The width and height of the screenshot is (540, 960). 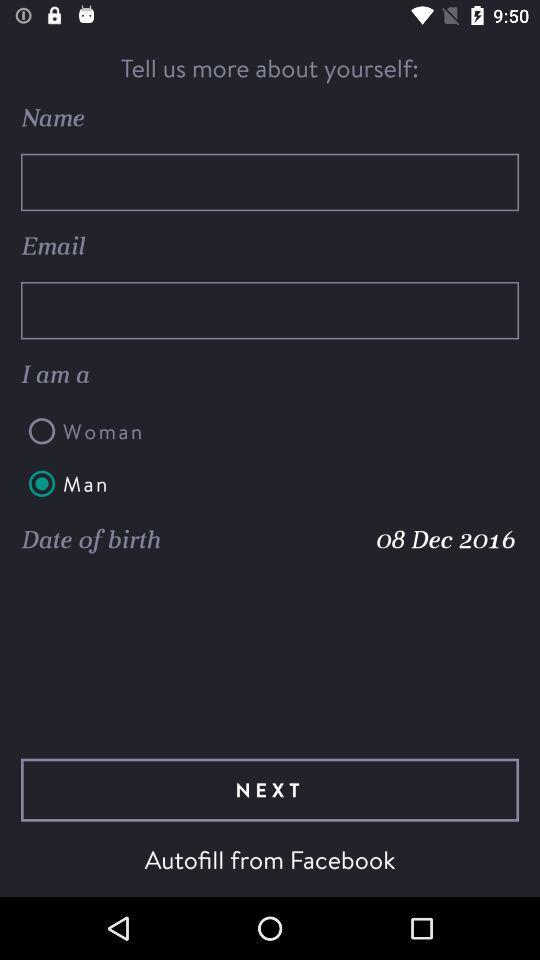 I want to click on autofill from facebook, so click(x=270, y=858).